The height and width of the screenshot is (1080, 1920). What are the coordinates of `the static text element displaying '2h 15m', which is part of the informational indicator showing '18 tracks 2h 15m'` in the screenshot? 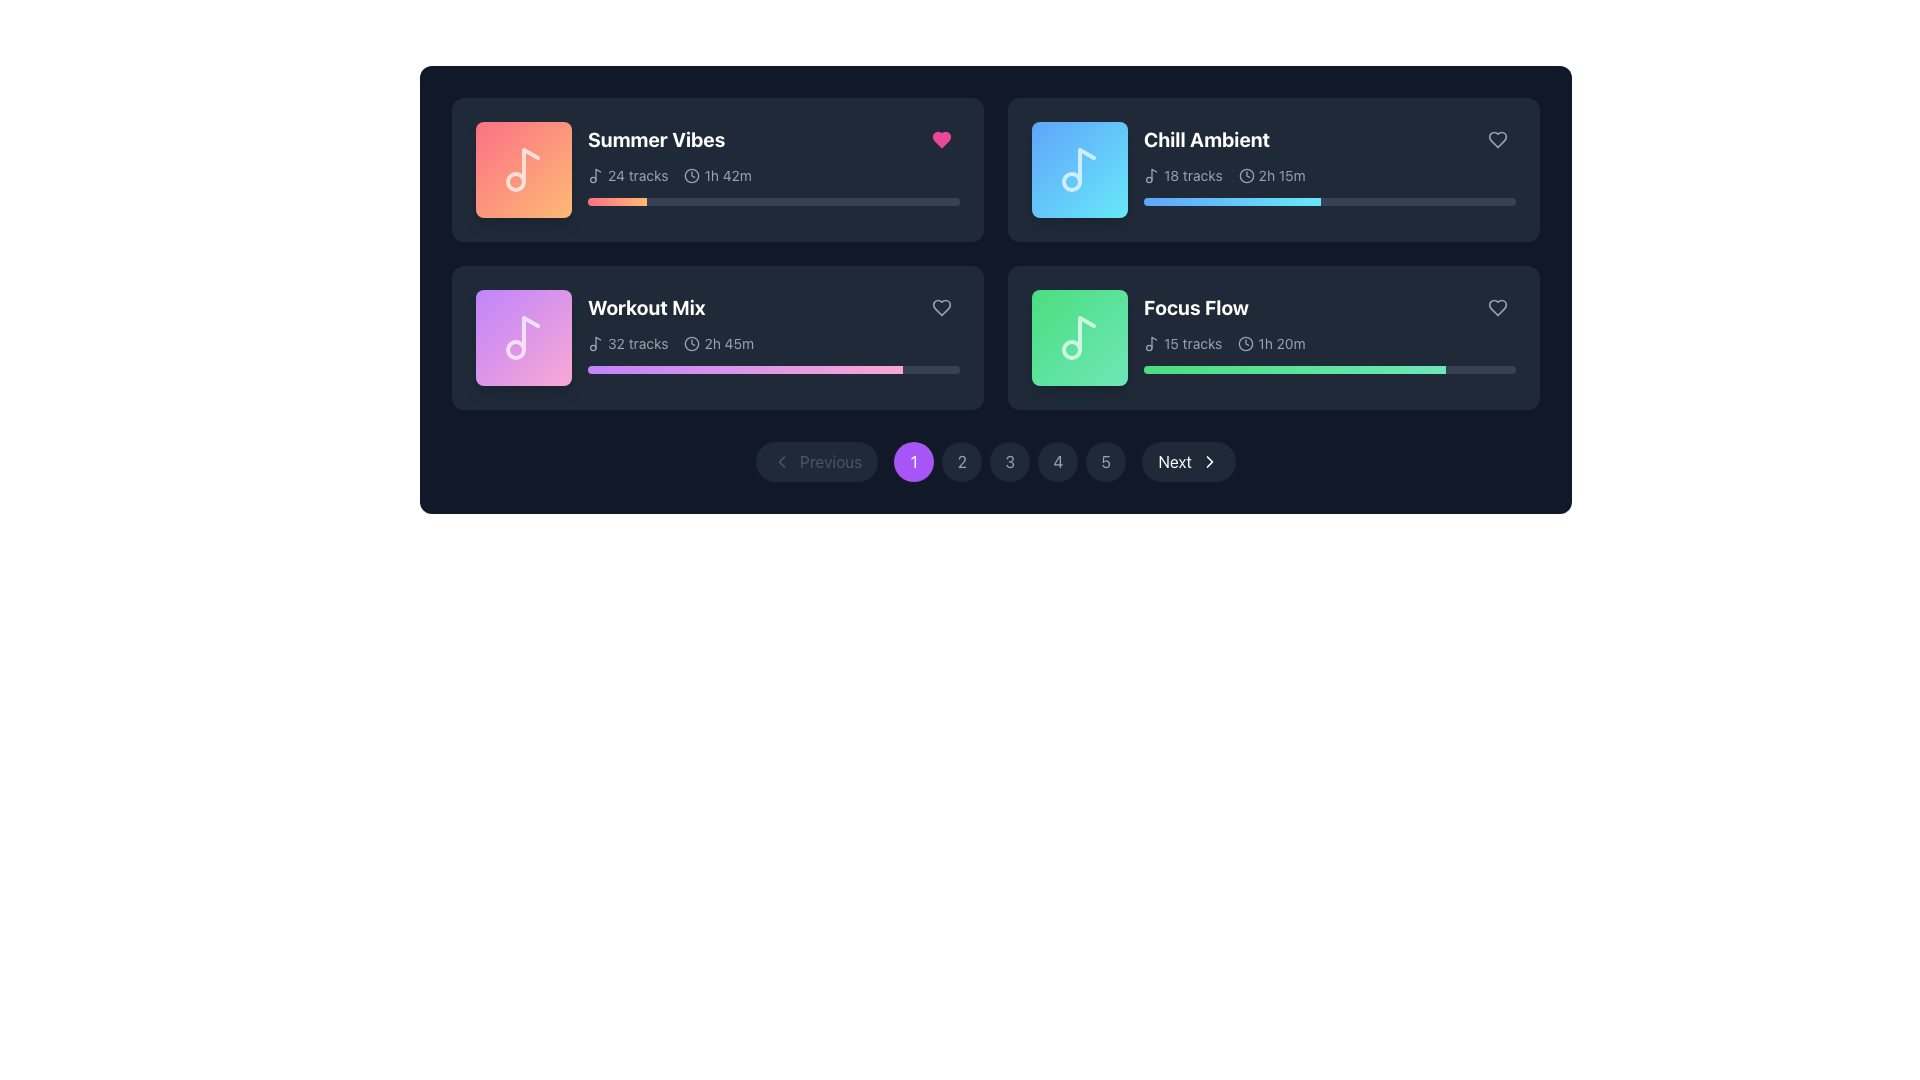 It's located at (1271, 175).